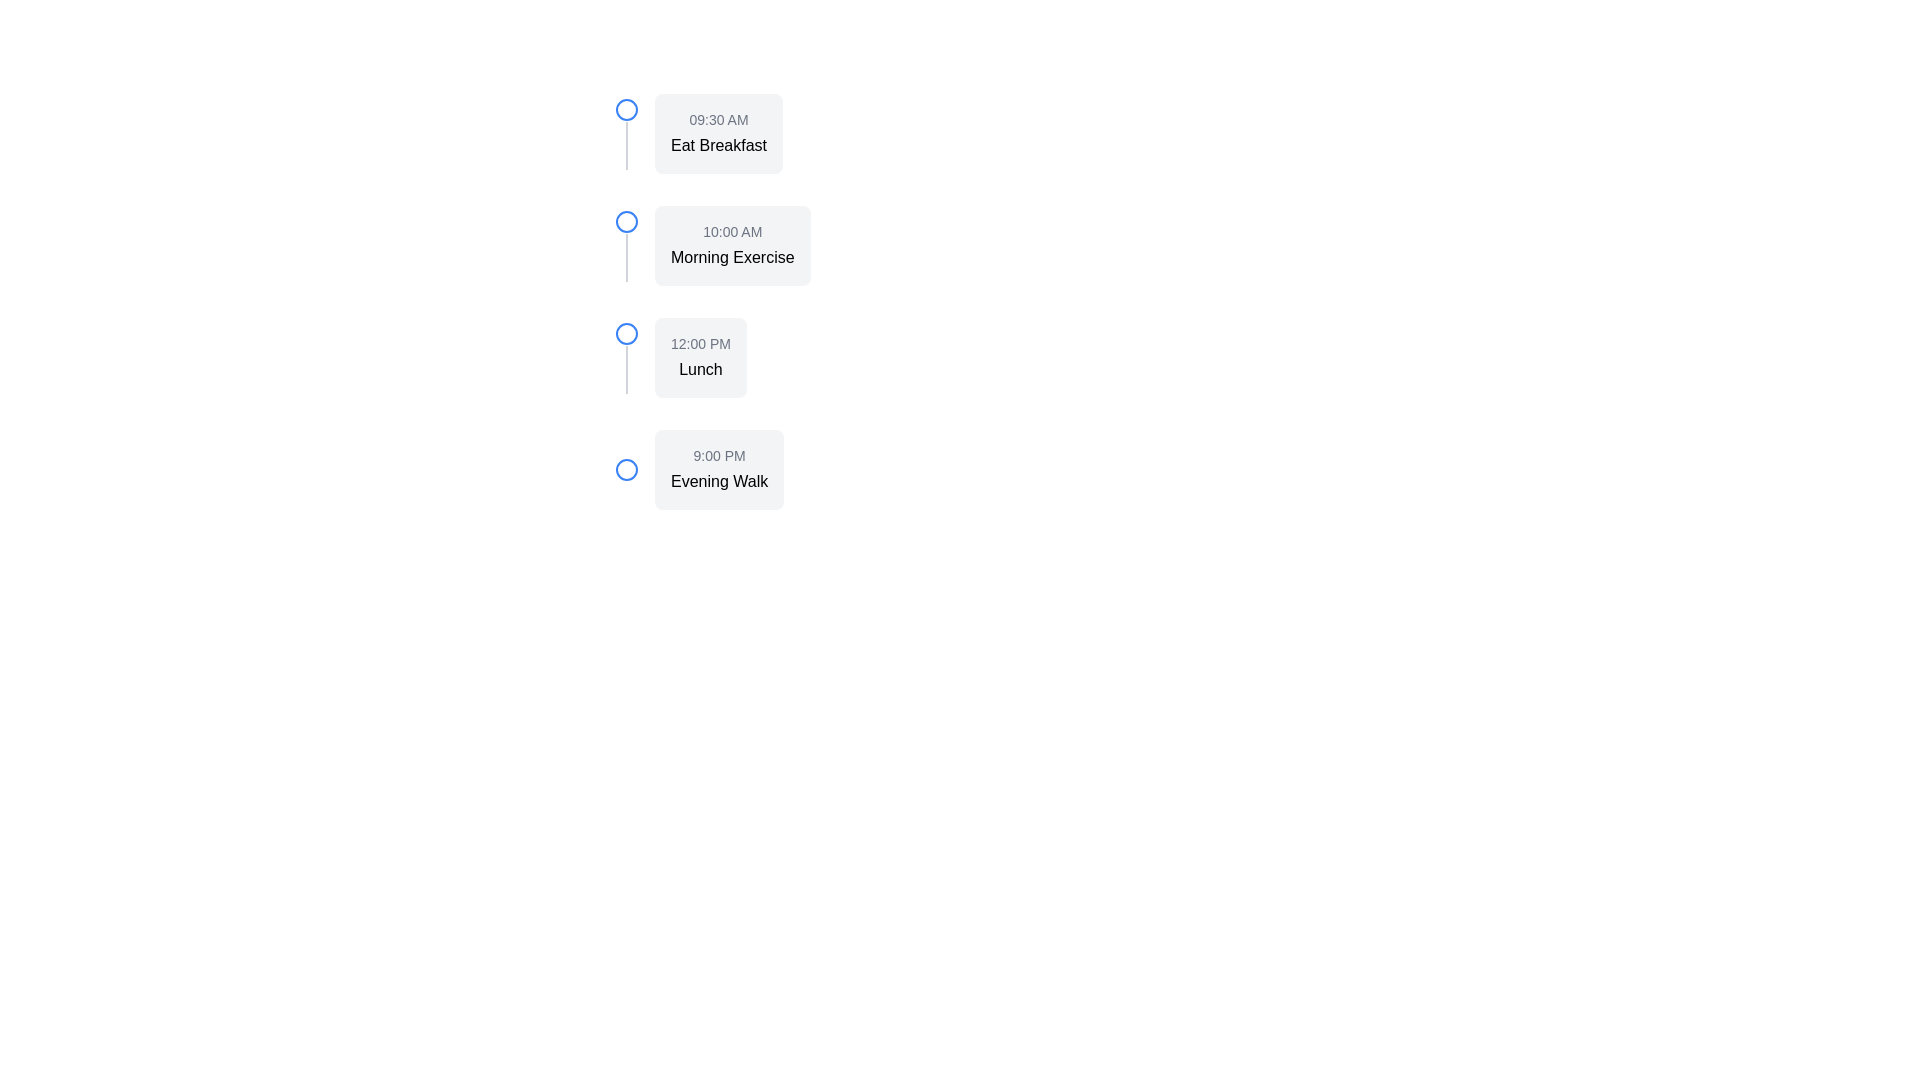  Describe the element at coordinates (822, 470) in the screenshot. I see `the fourth timeline entry labeled '9:00 PM' and 'Evening Walk'` at that location.